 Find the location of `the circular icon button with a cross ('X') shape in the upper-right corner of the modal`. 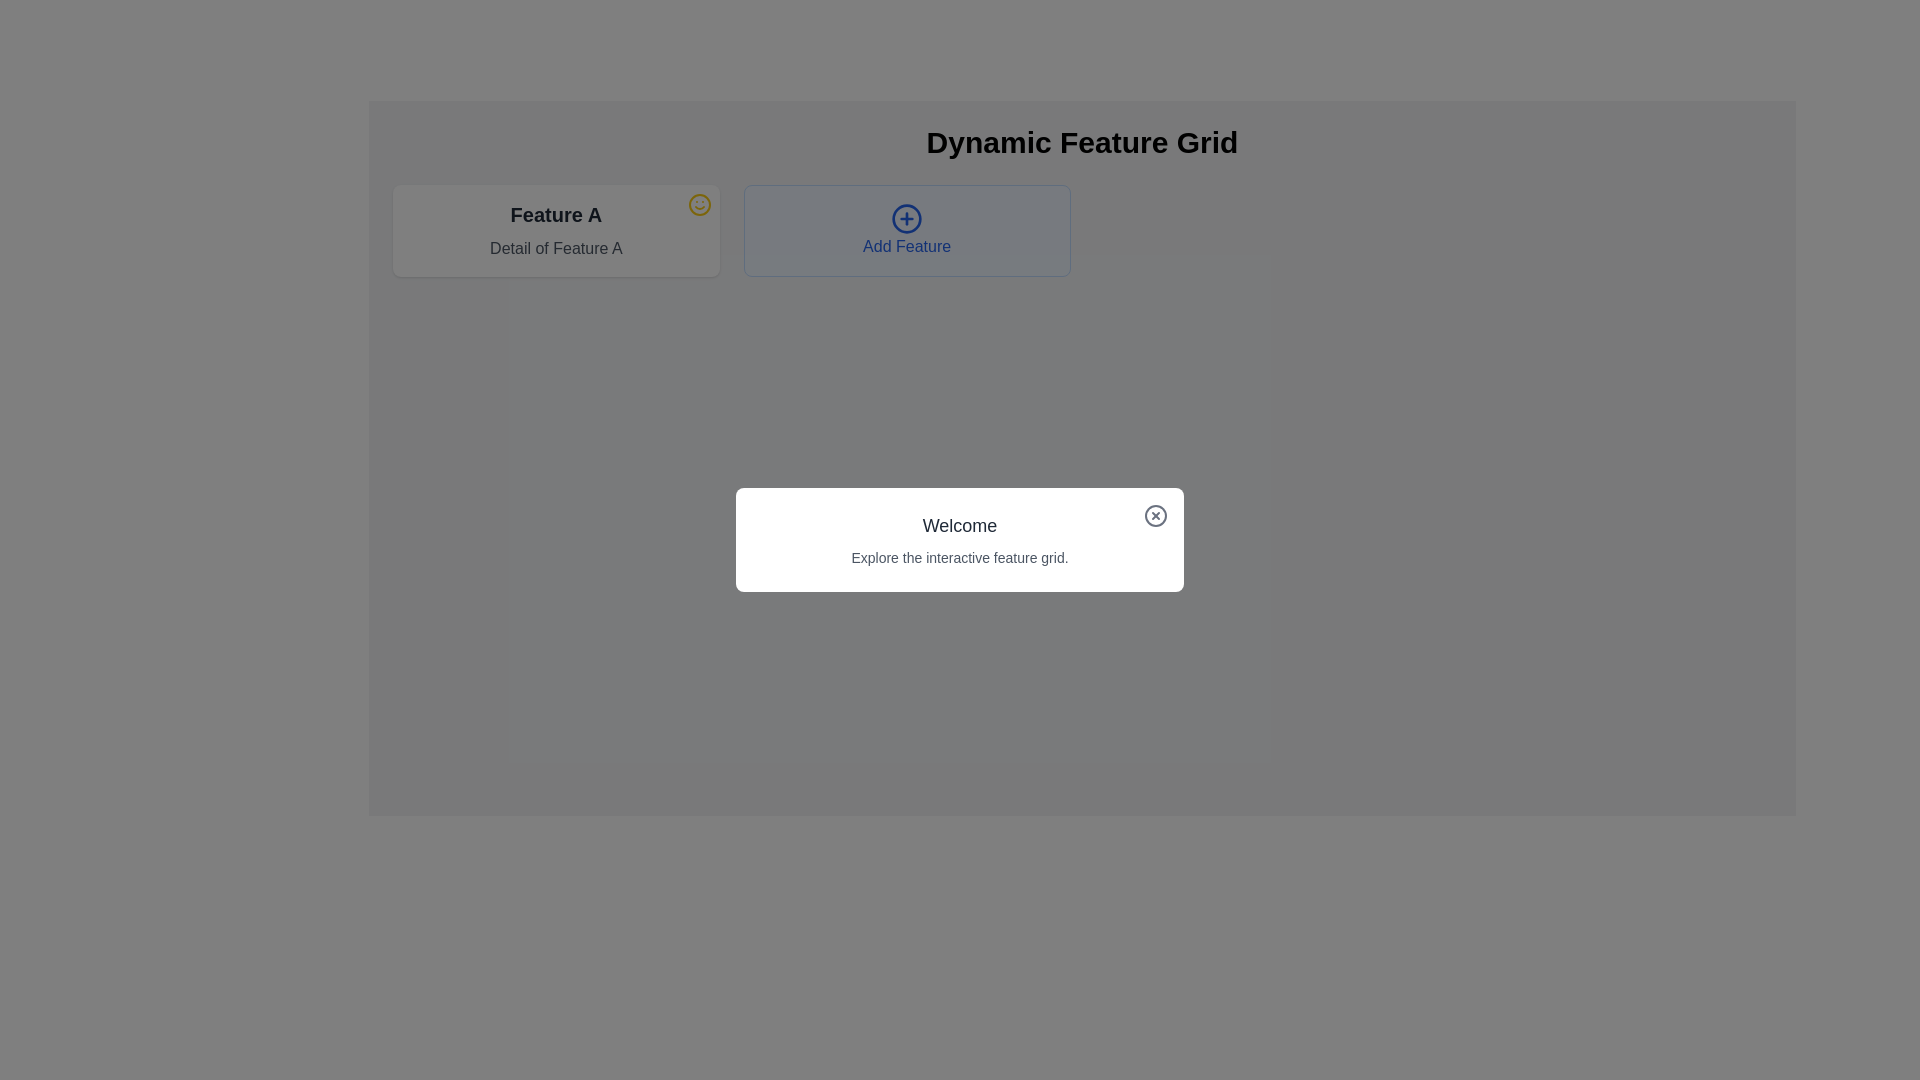

the circular icon button with a cross ('X') shape in the upper-right corner of the modal is located at coordinates (1156, 515).